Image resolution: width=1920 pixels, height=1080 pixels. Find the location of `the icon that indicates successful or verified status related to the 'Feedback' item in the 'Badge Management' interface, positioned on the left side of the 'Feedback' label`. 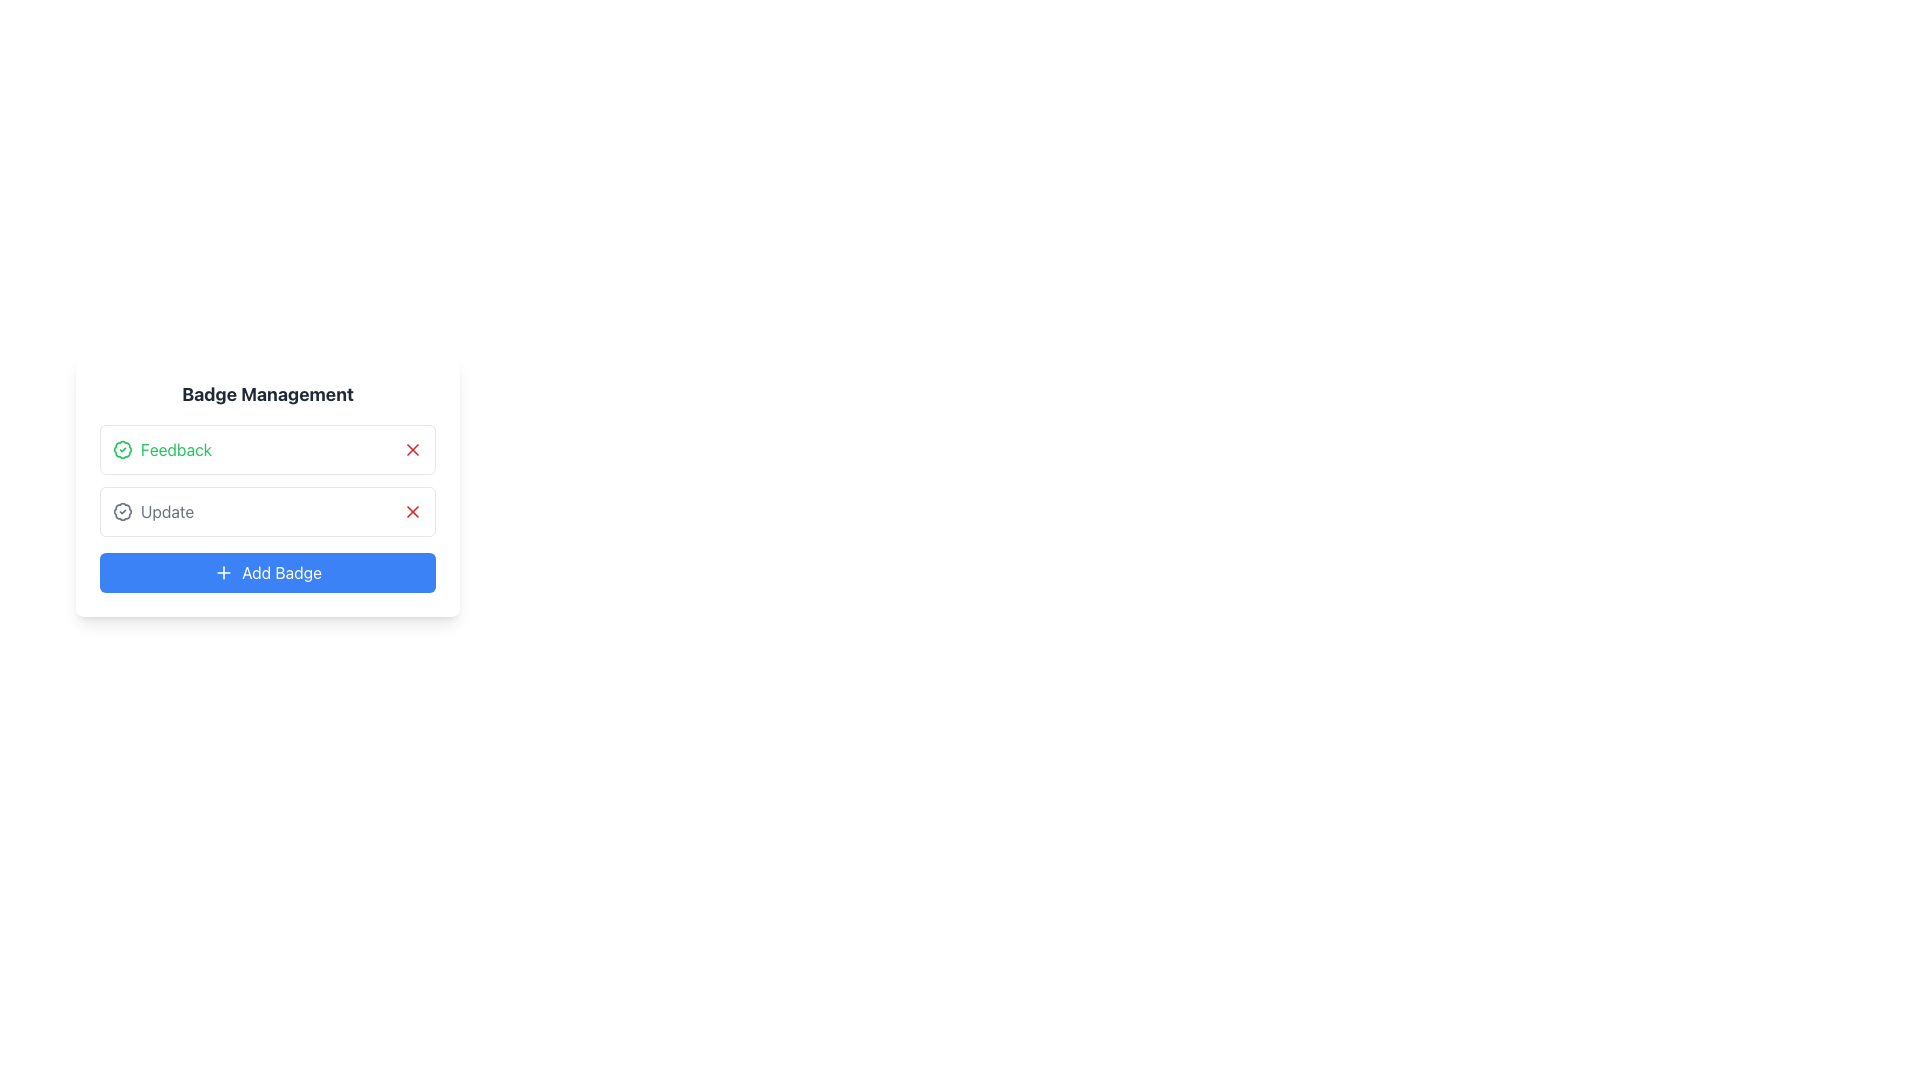

the icon that indicates successful or verified status related to the 'Feedback' item in the 'Badge Management' interface, positioned on the left side of the 'Feedback' label is located at coordinates (122, 450).